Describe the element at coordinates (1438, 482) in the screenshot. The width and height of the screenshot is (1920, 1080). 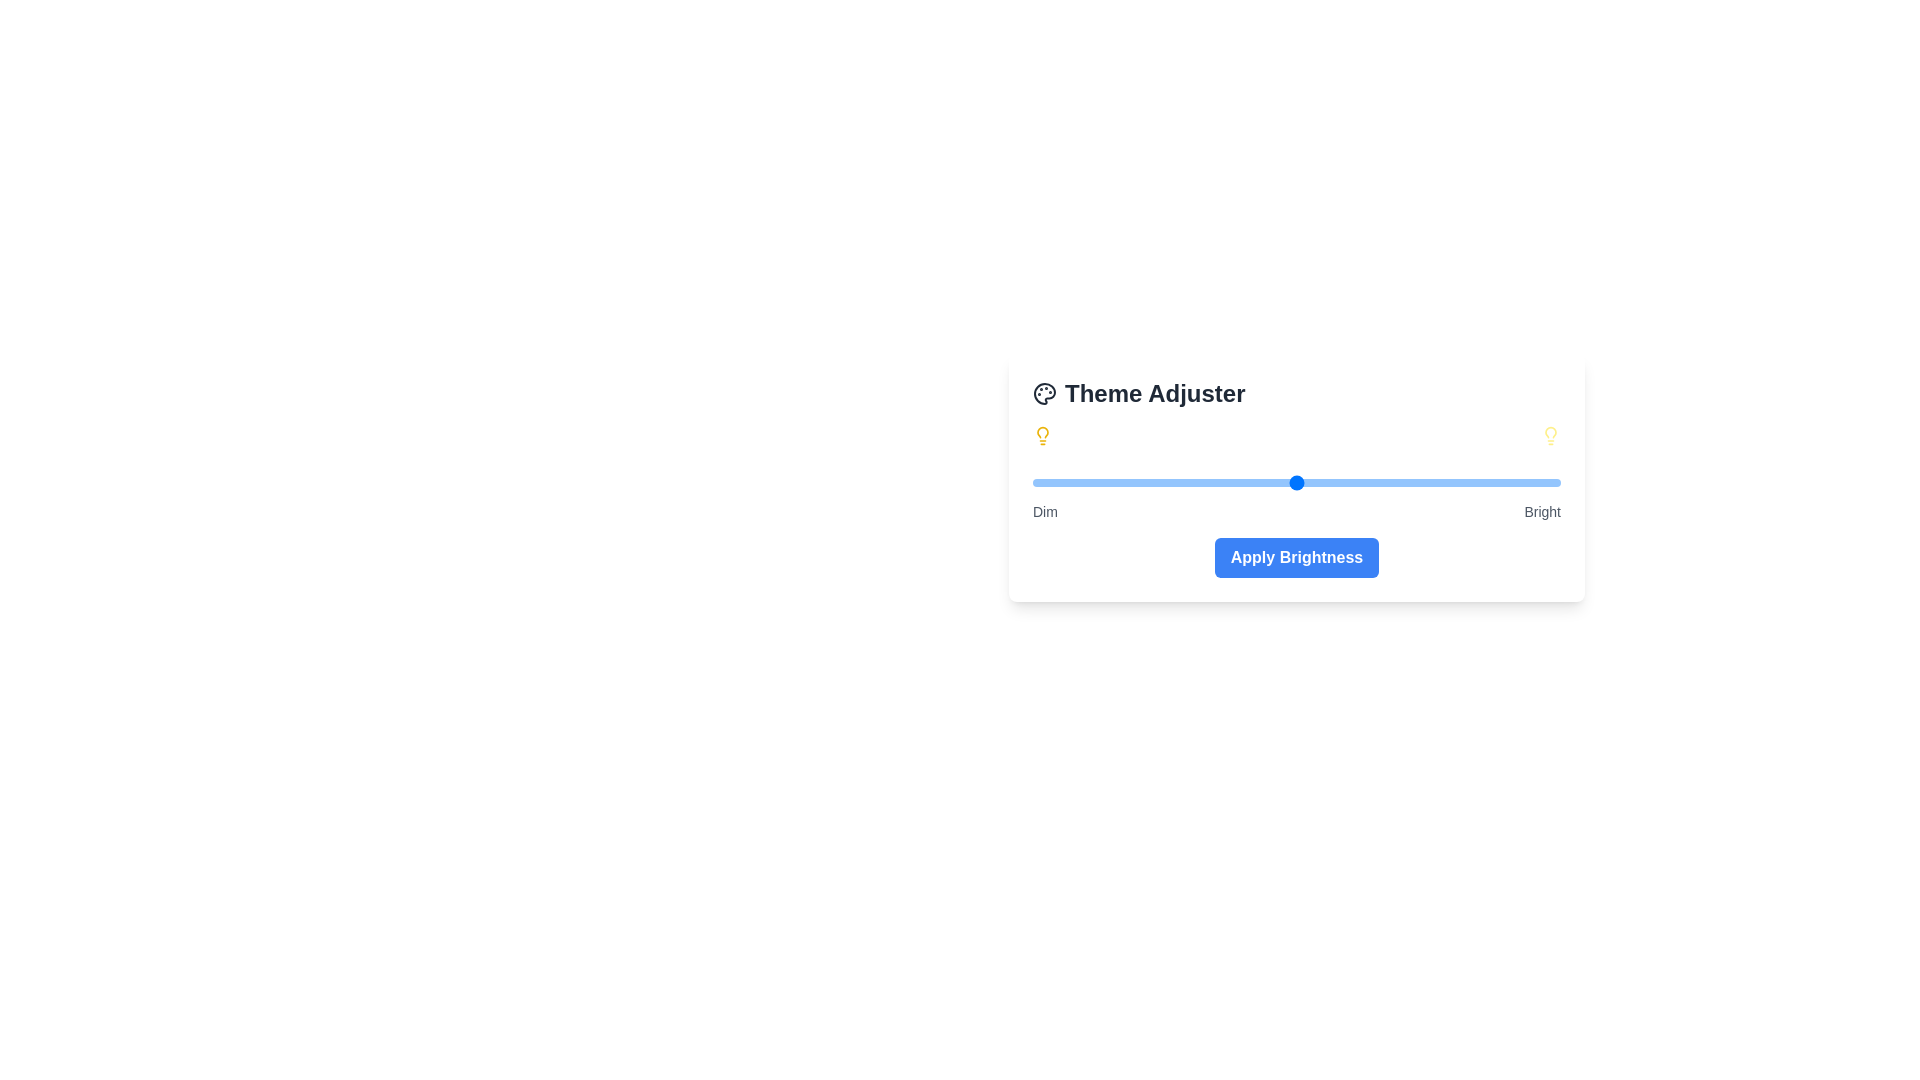
I see `the brightness slider to a specific value 77` at that location.